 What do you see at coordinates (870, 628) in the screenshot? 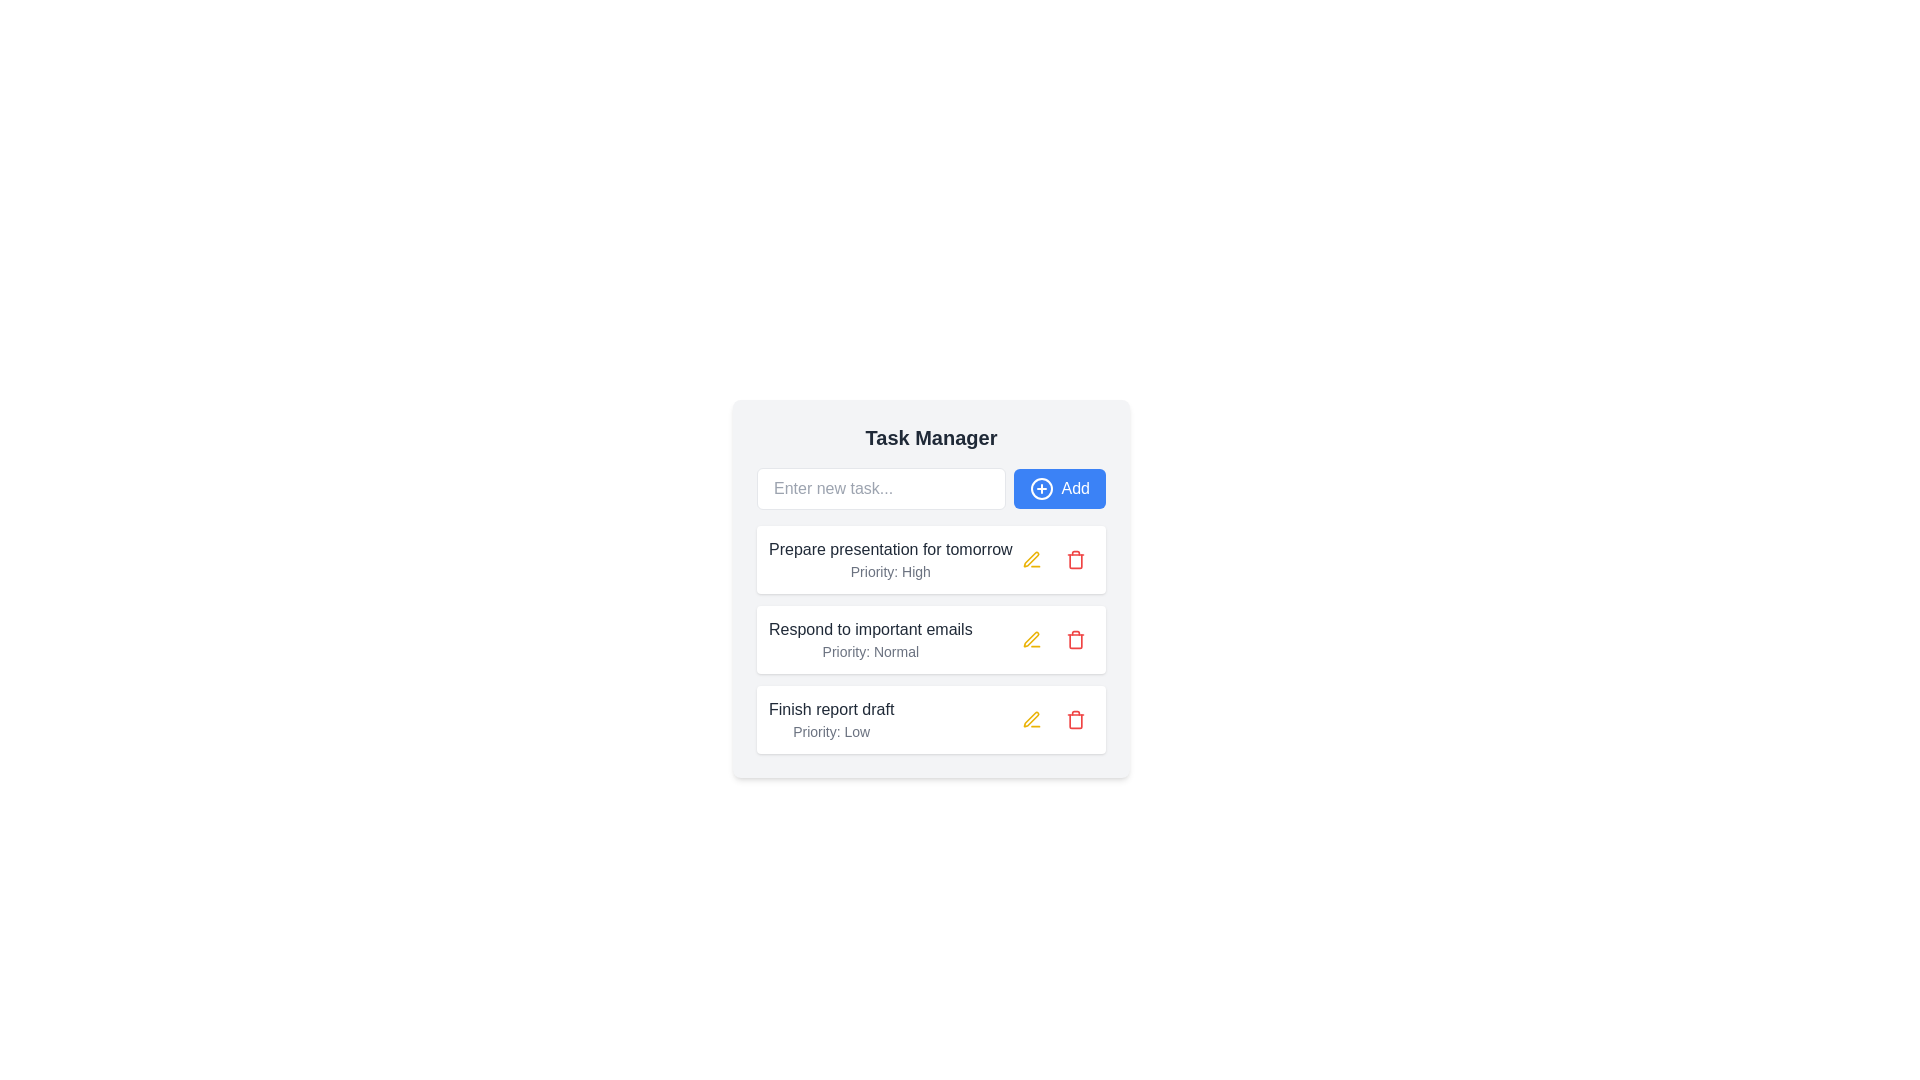
I see `the main task title in the task management interface, which is positioned above the priority indicator and is the central element of the second list item` at bounding box center [870, 628].